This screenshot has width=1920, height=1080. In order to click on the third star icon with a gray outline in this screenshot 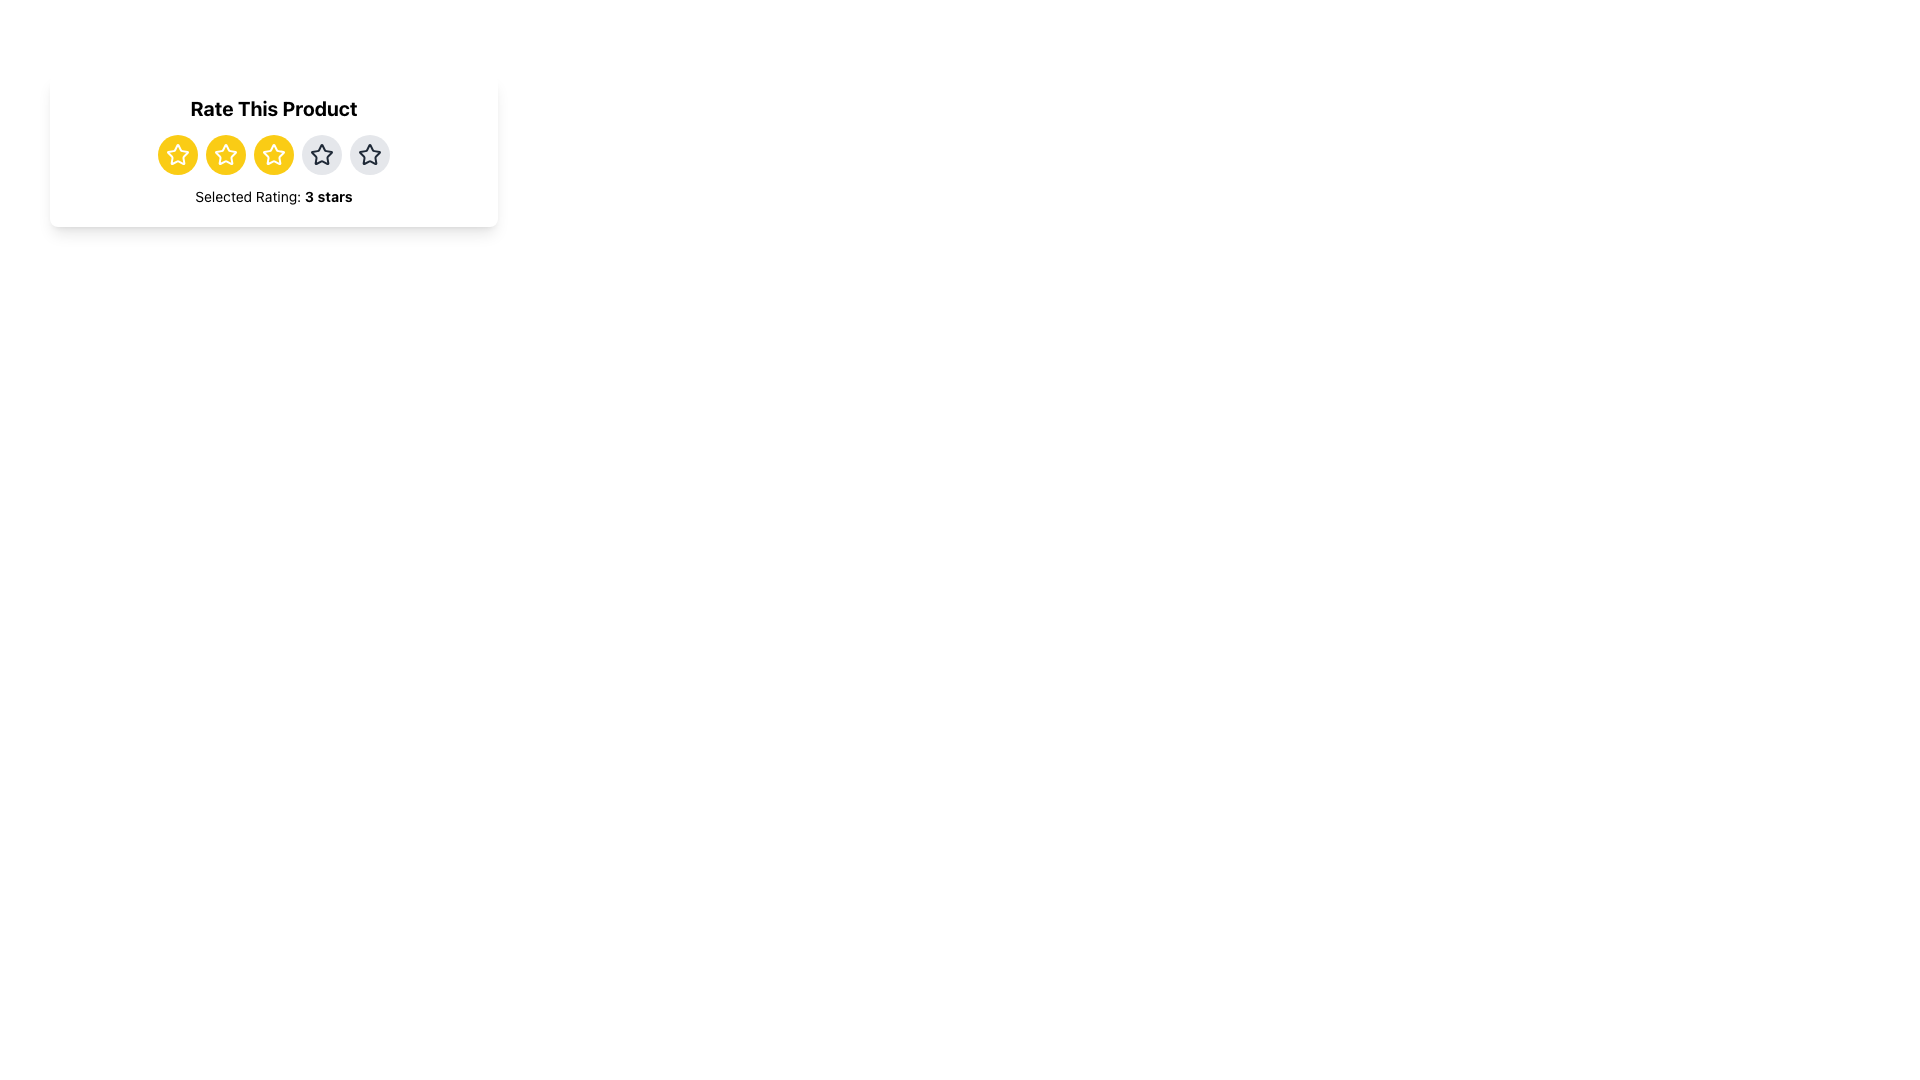, I will do `click(369, 153)`.